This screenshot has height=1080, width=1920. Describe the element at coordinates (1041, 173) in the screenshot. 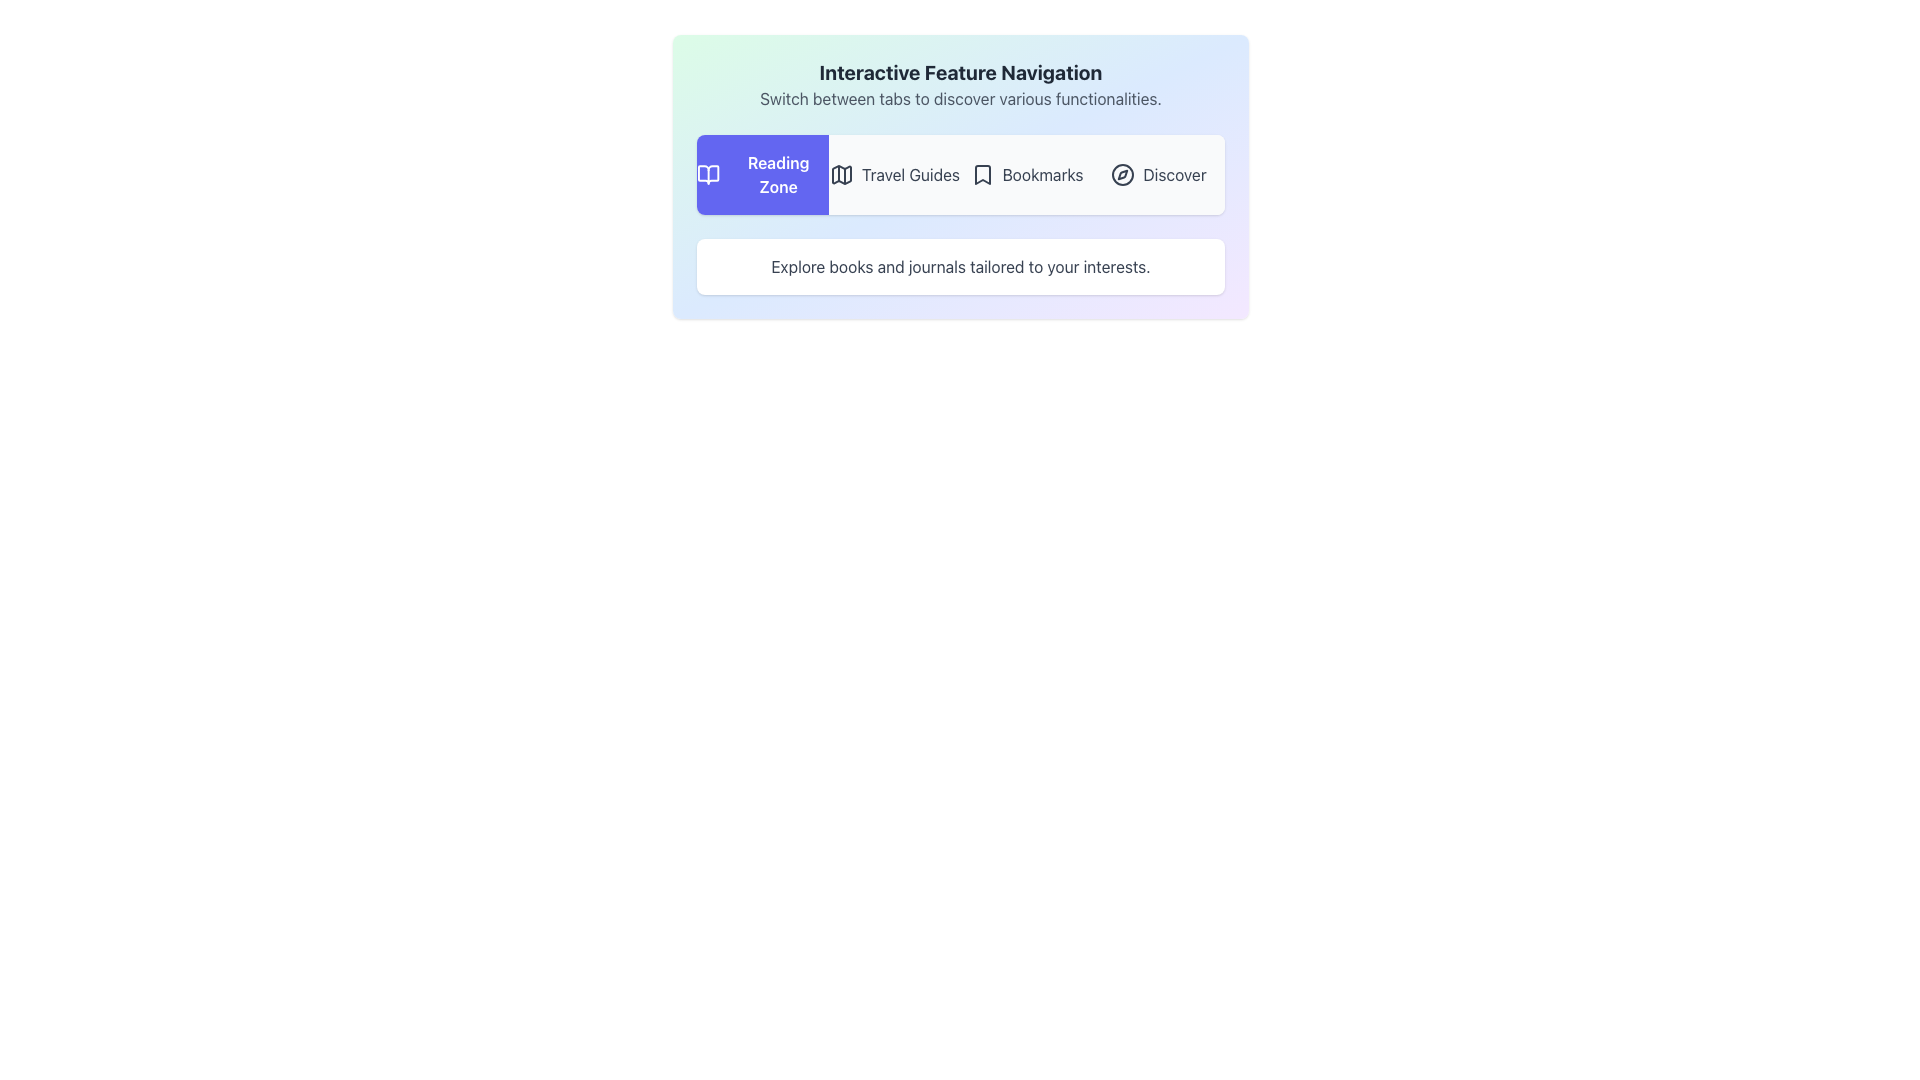

I see `the static text label displaying 'Bookmarks', which is positioned between 'Travel Guides' and 'Discover' in the navigation bar` at that location.